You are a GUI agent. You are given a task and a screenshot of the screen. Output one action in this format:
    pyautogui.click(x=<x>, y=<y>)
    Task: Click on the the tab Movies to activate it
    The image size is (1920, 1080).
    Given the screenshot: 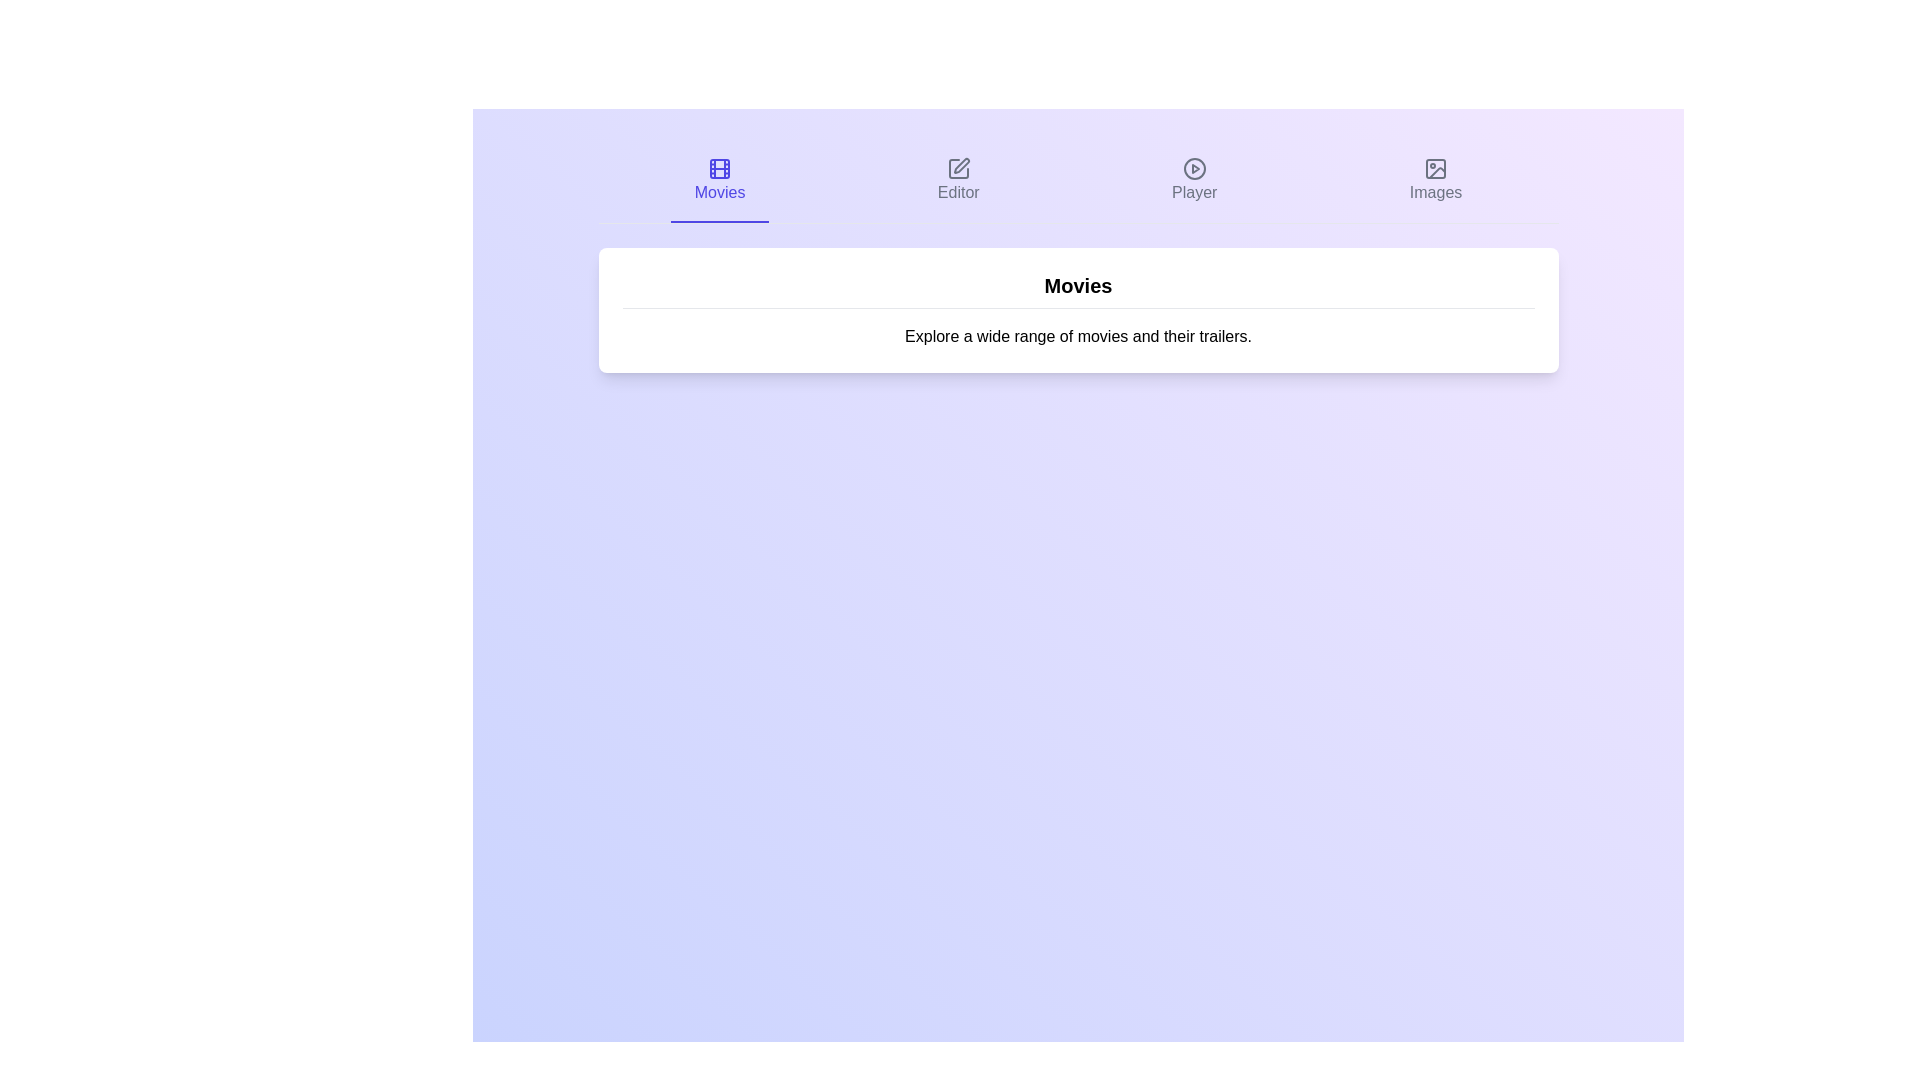 What is the action you would take?
    pyautogui.click(x=720, y=181)
    